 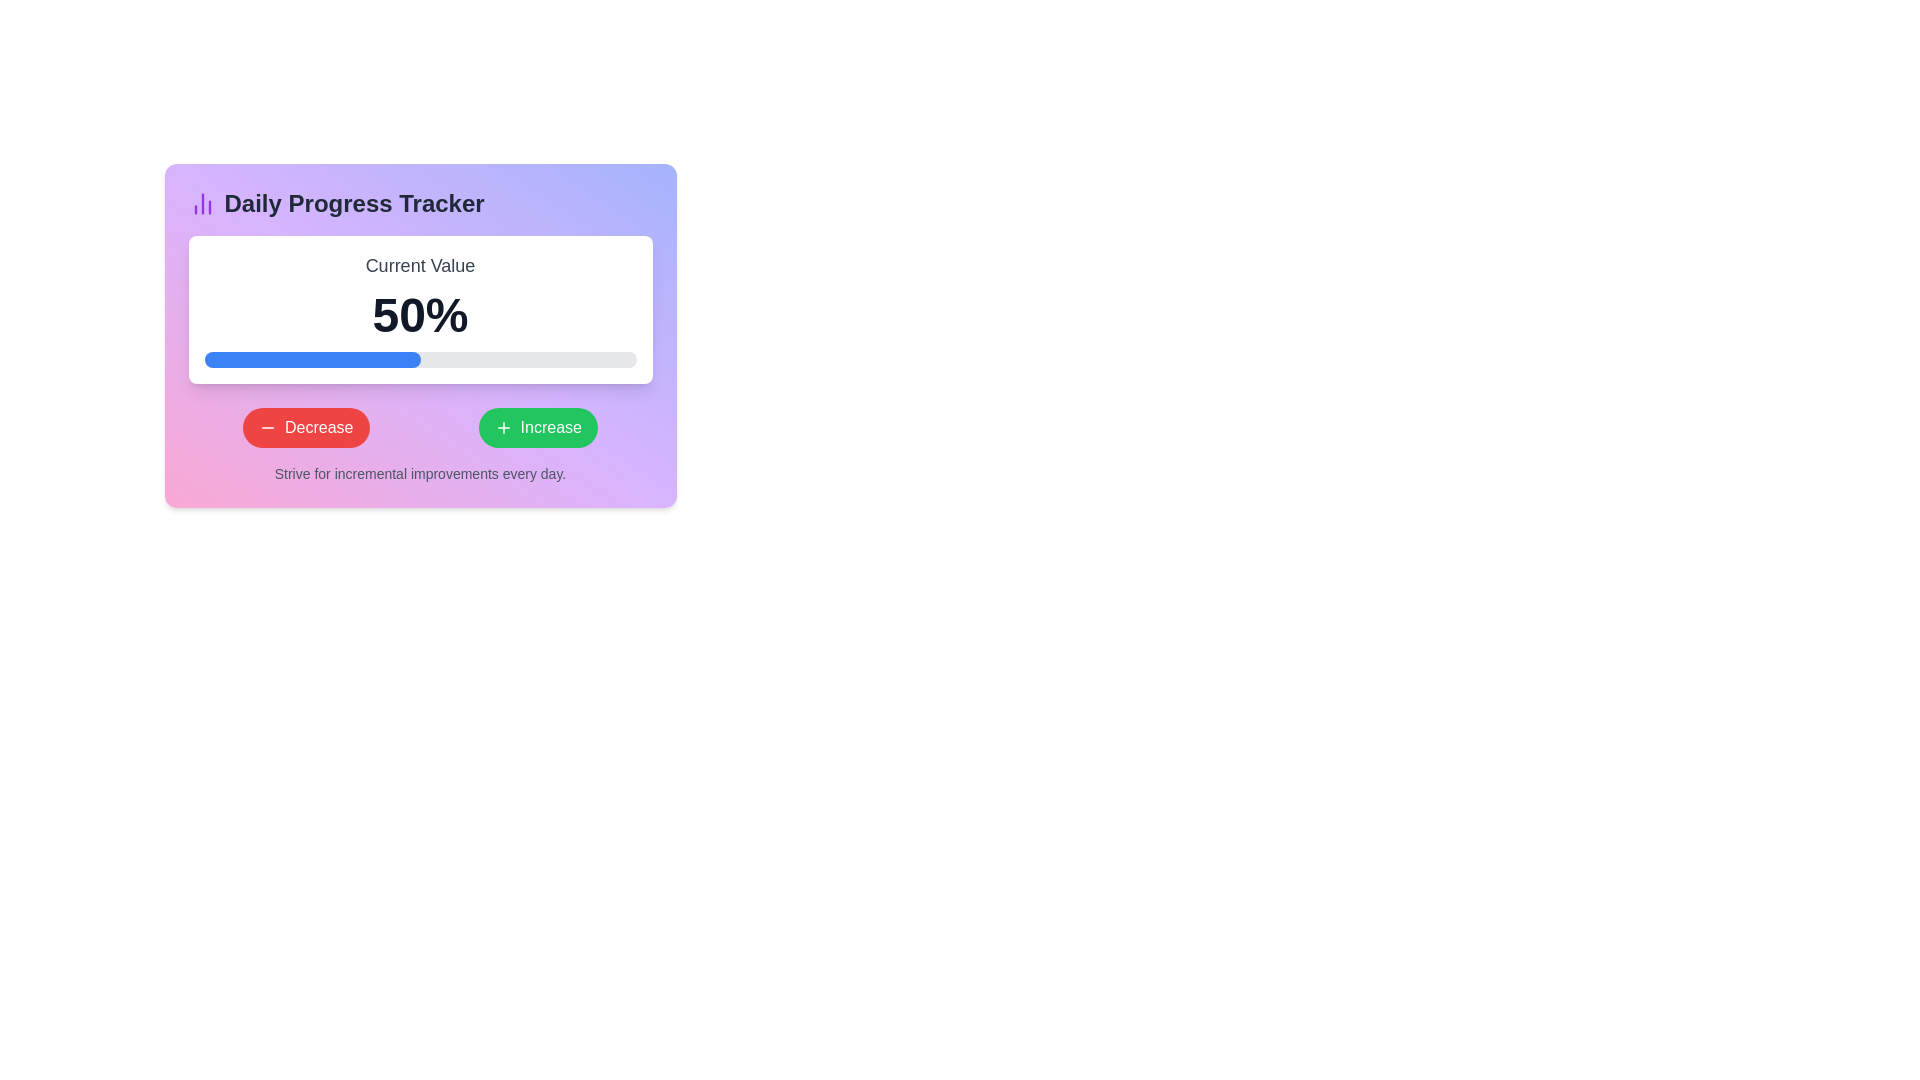 What do you see at coordinates (318, 427) in the screenshot?
I see `text element that displays 'Decrease', which is styled with white text on a red background within a button-like structure` at bounding box center [318, 427].